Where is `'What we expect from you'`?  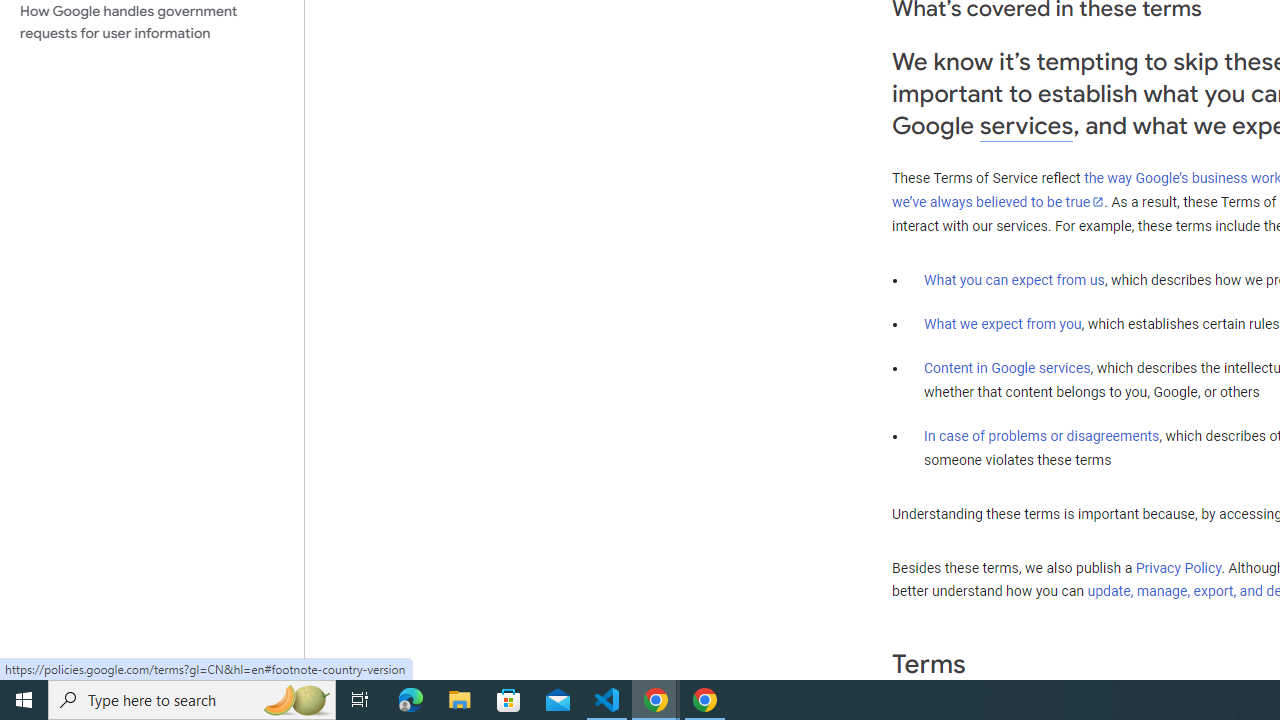 'What we expect from you' is located at coordinates (1002, 323).